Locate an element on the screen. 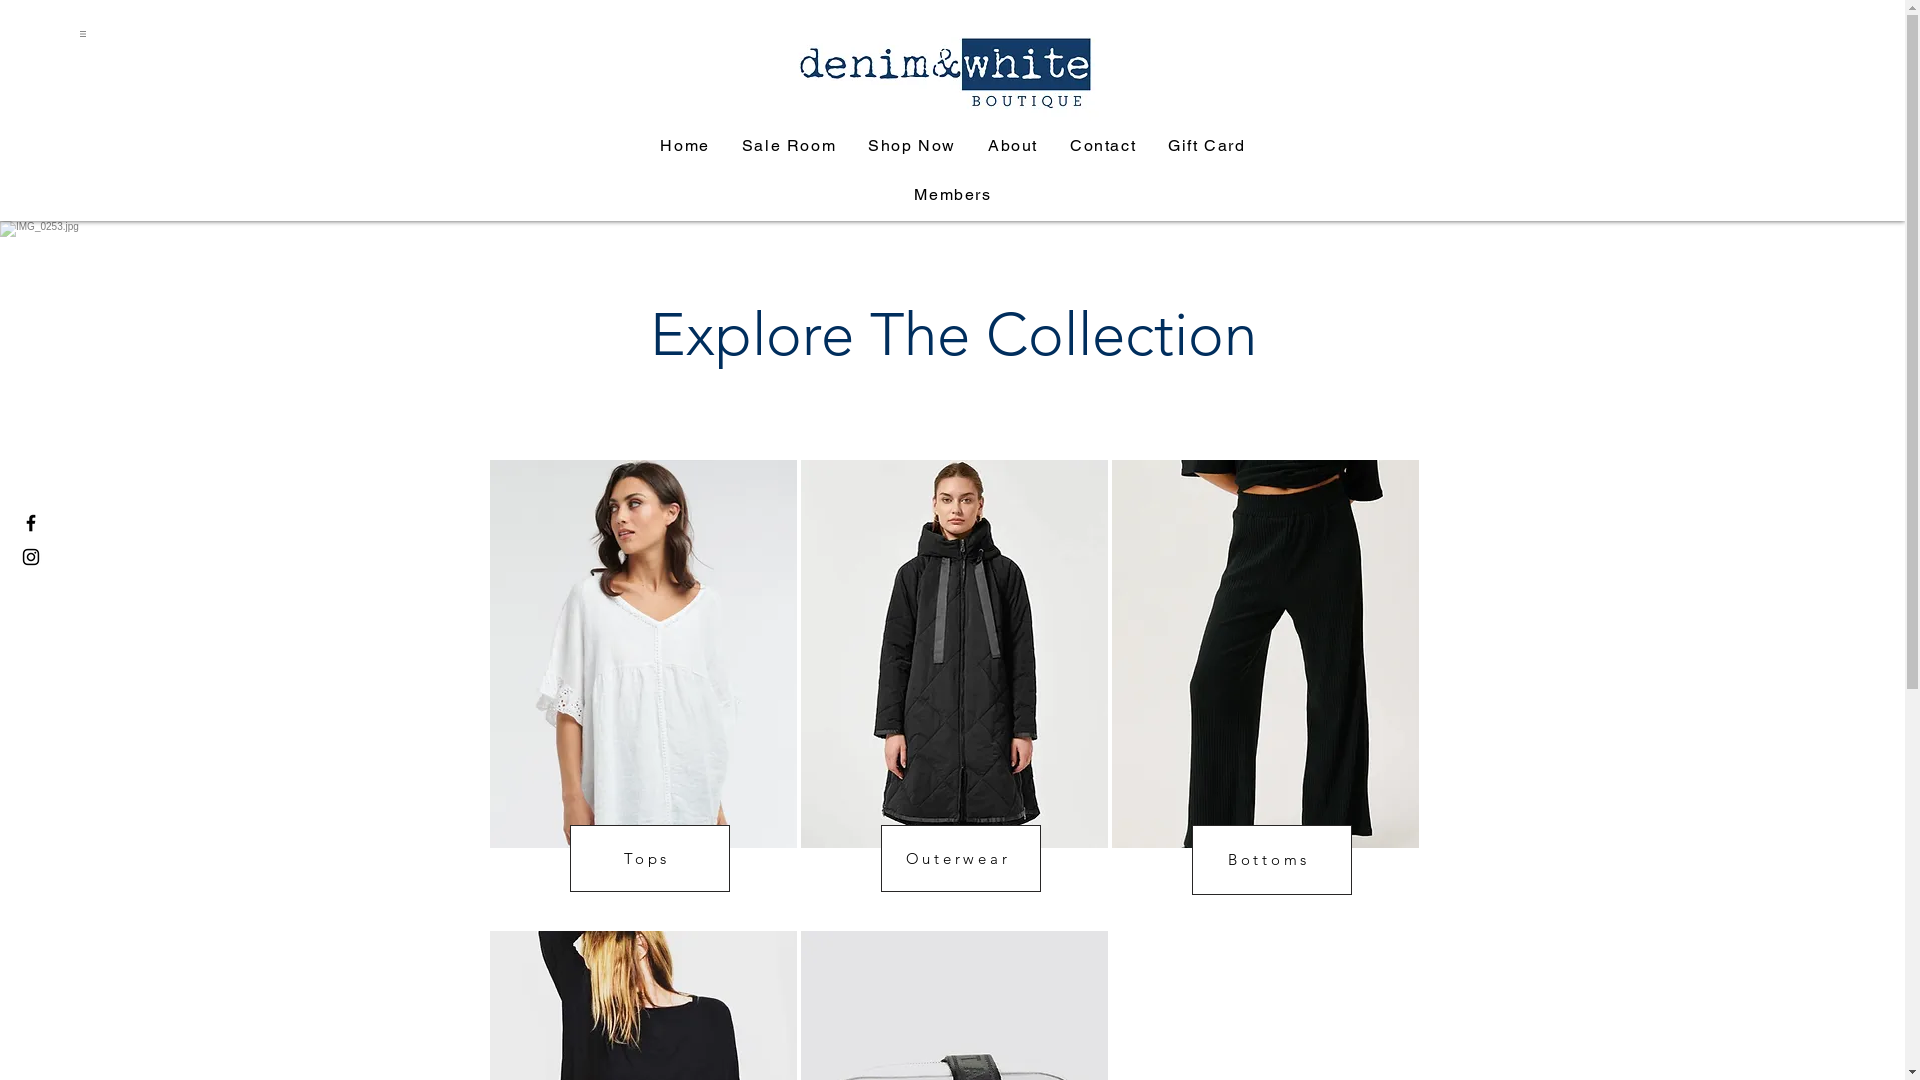 The height and width of the screenshot is (1080, 1920). 'About' is located at coordinates (1012, 145).